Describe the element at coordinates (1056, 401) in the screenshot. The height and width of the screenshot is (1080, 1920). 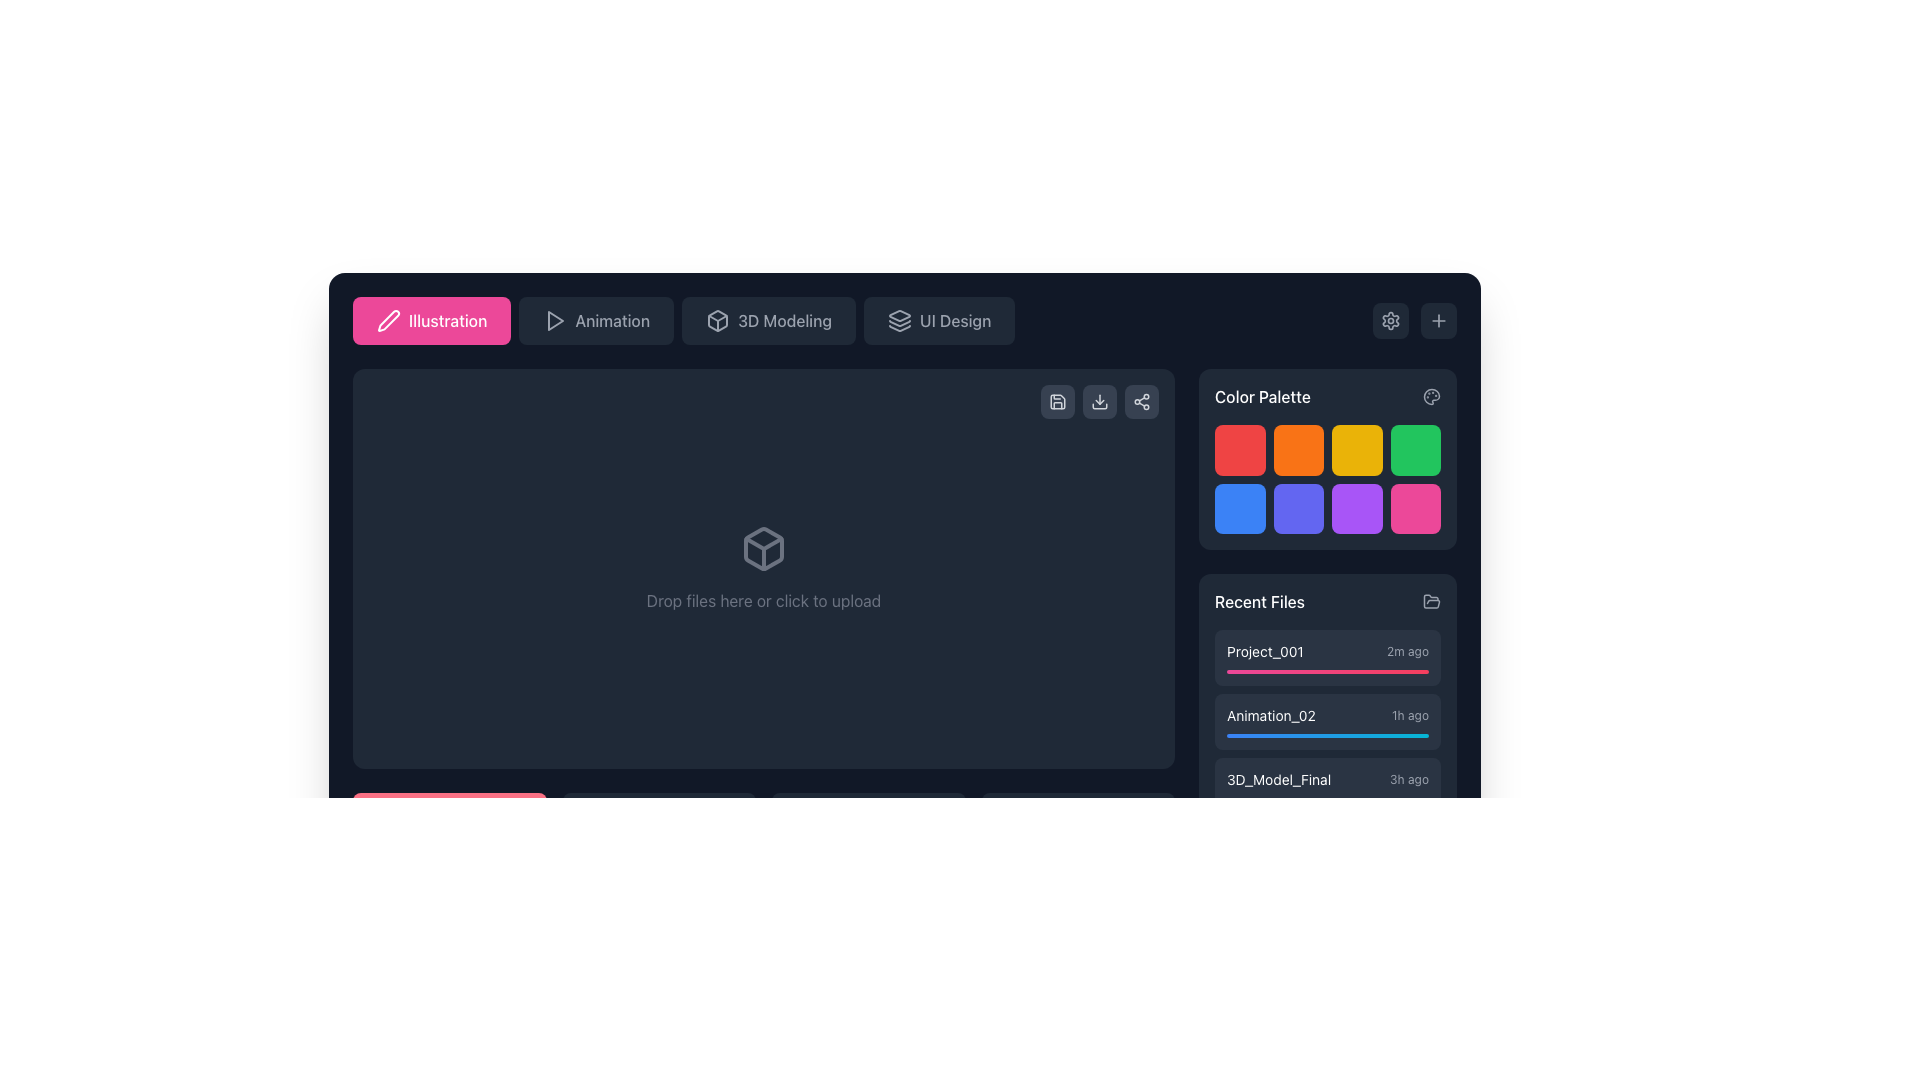
I see `the floppy disk icon button located in the top-right corner of the dark main panel` at that location.